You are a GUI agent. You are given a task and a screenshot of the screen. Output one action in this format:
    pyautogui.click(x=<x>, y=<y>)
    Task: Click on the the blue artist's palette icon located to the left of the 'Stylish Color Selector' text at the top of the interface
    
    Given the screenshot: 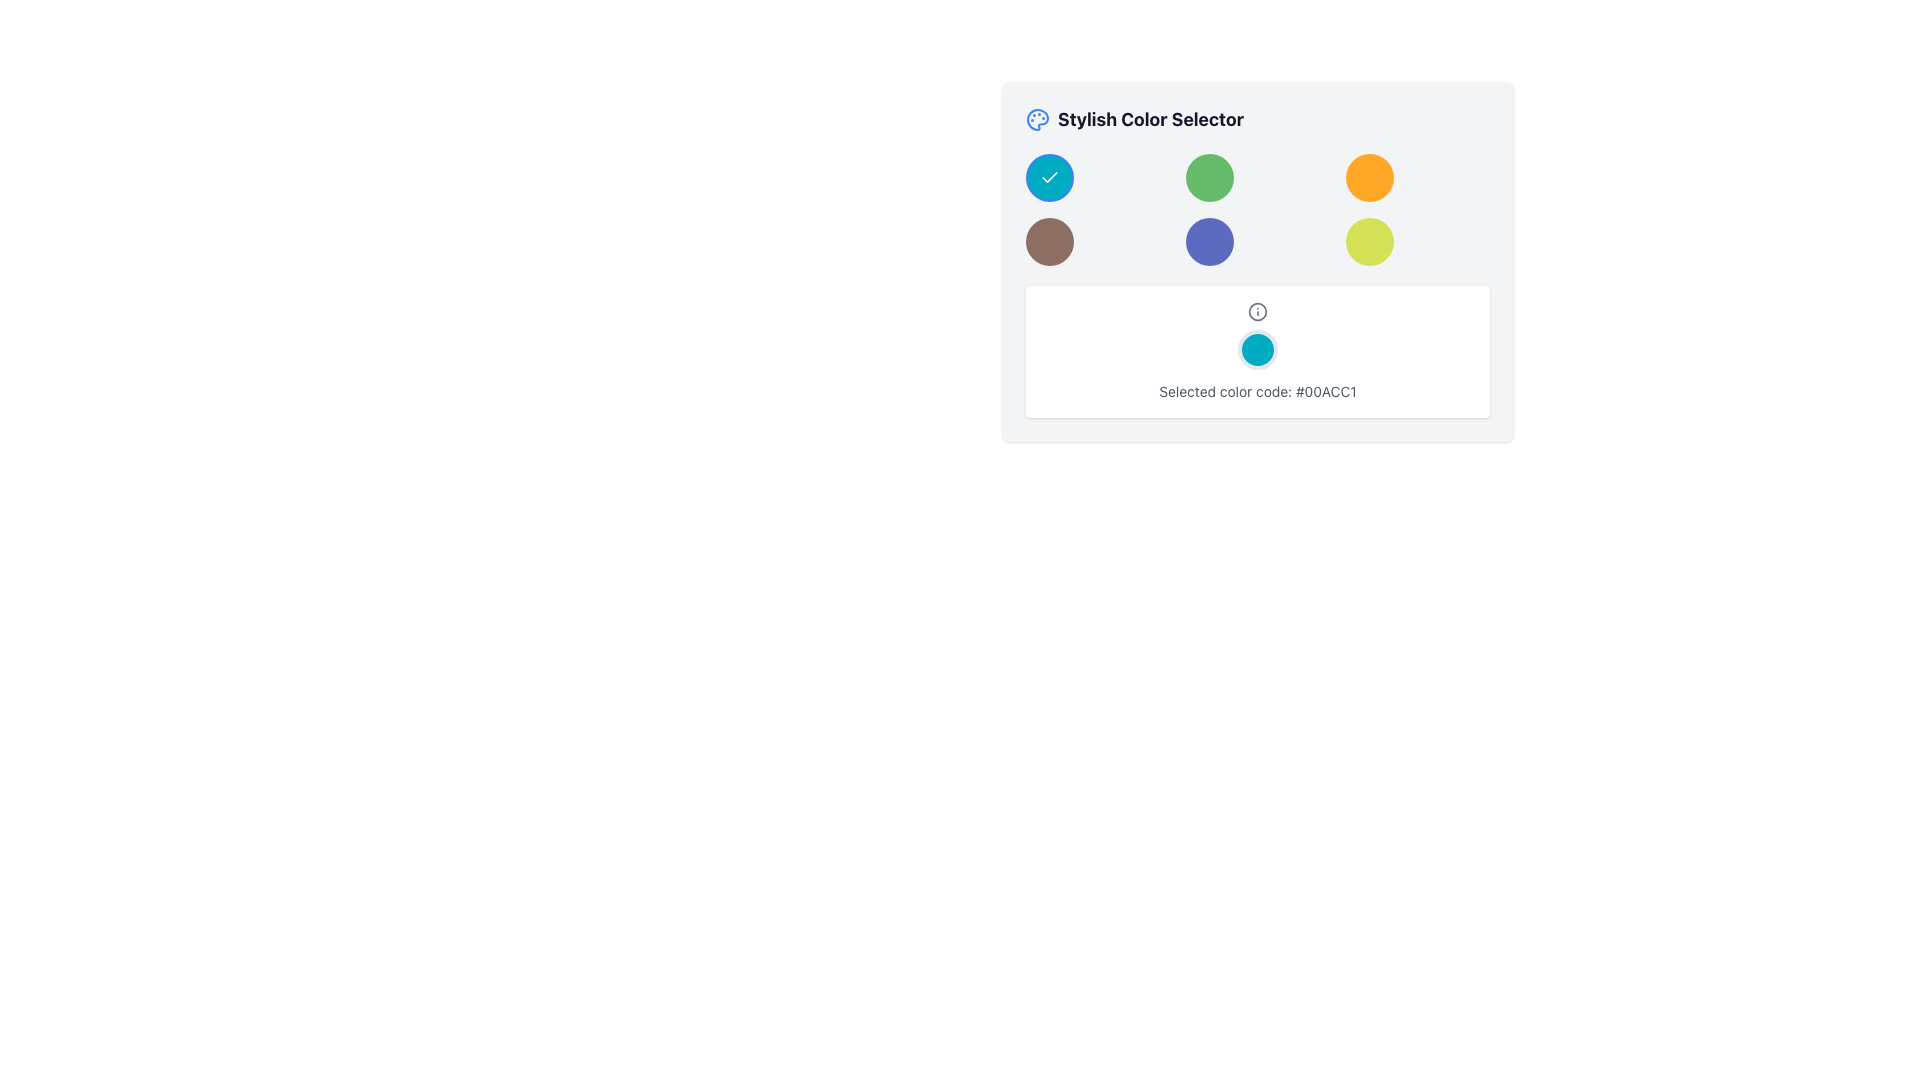 What is the action you would take?
    pyautogui.click(x=1037, y=119)
    